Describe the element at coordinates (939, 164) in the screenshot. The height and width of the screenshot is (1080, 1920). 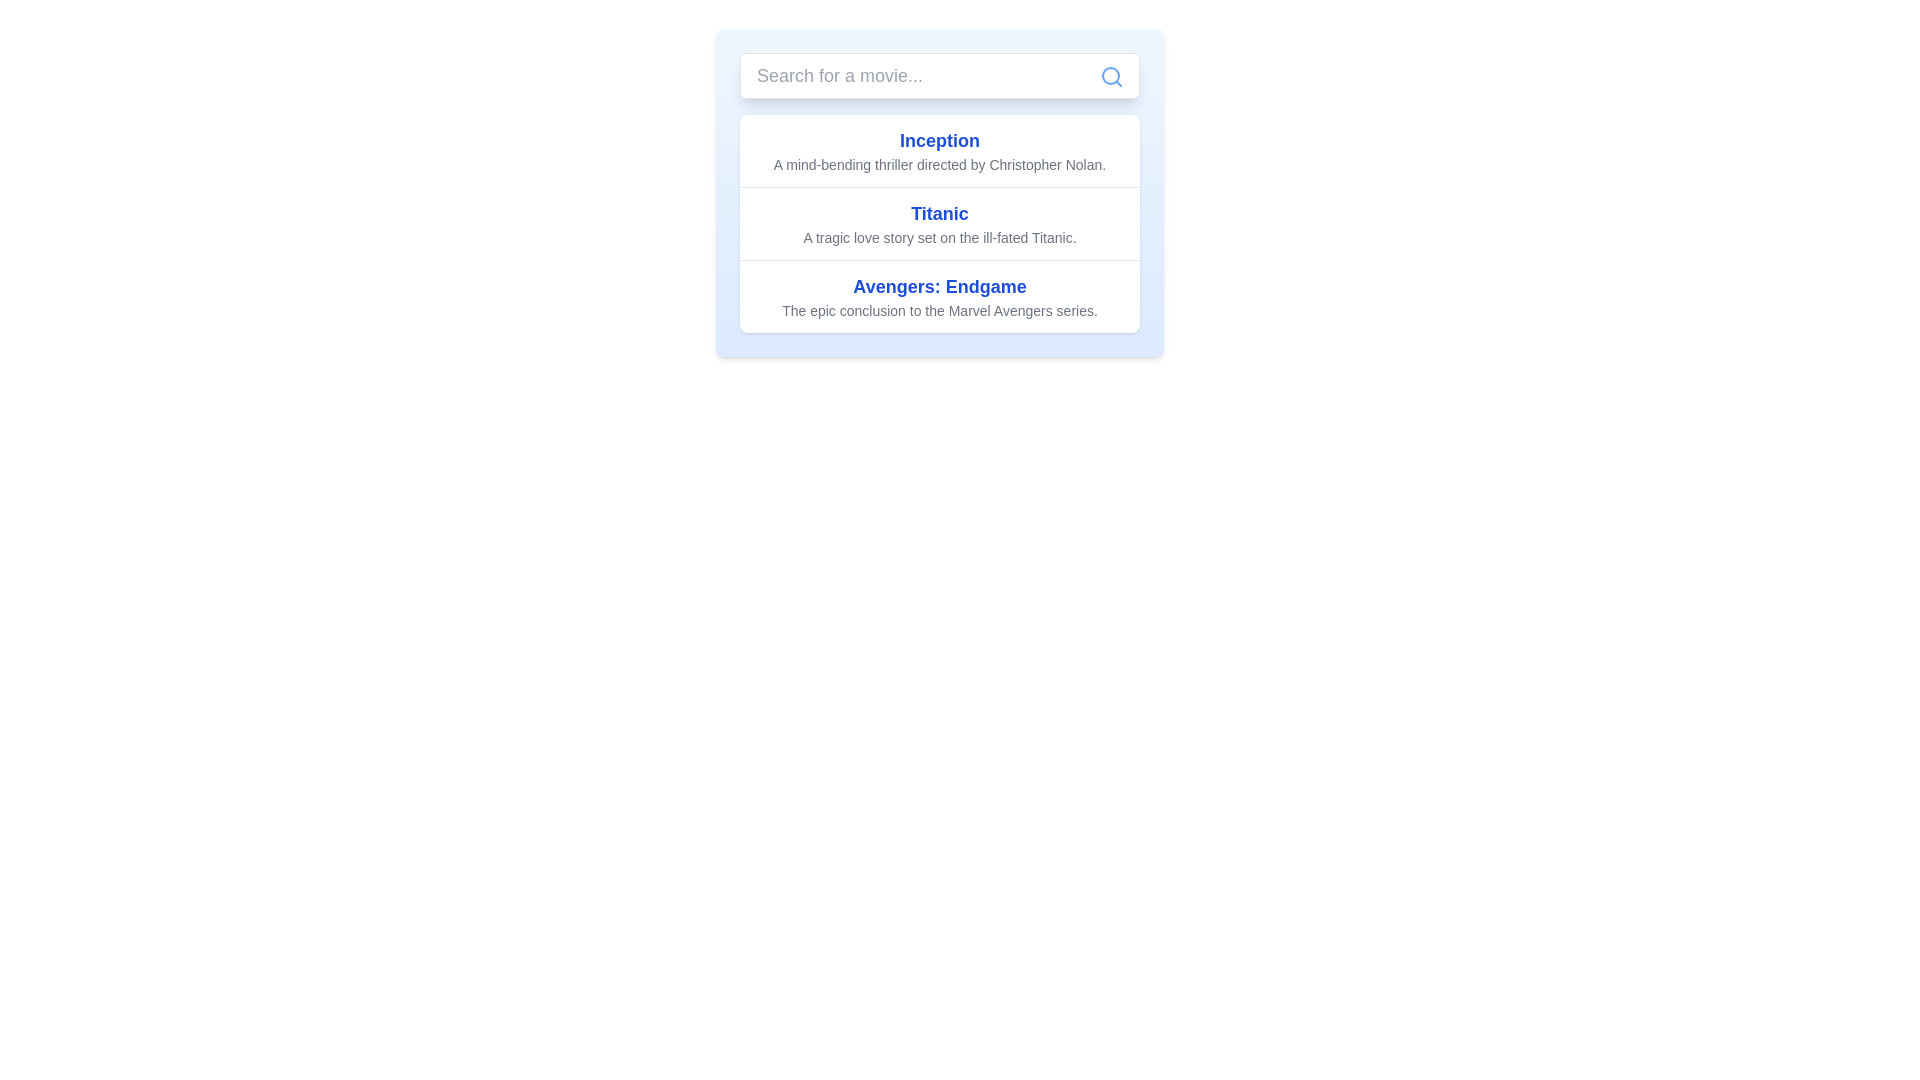
I see `the text label providing a brief description of the movie 'Inception', which is centrally aligned below the title and positioned near the top of the page under the search bar` at that location.